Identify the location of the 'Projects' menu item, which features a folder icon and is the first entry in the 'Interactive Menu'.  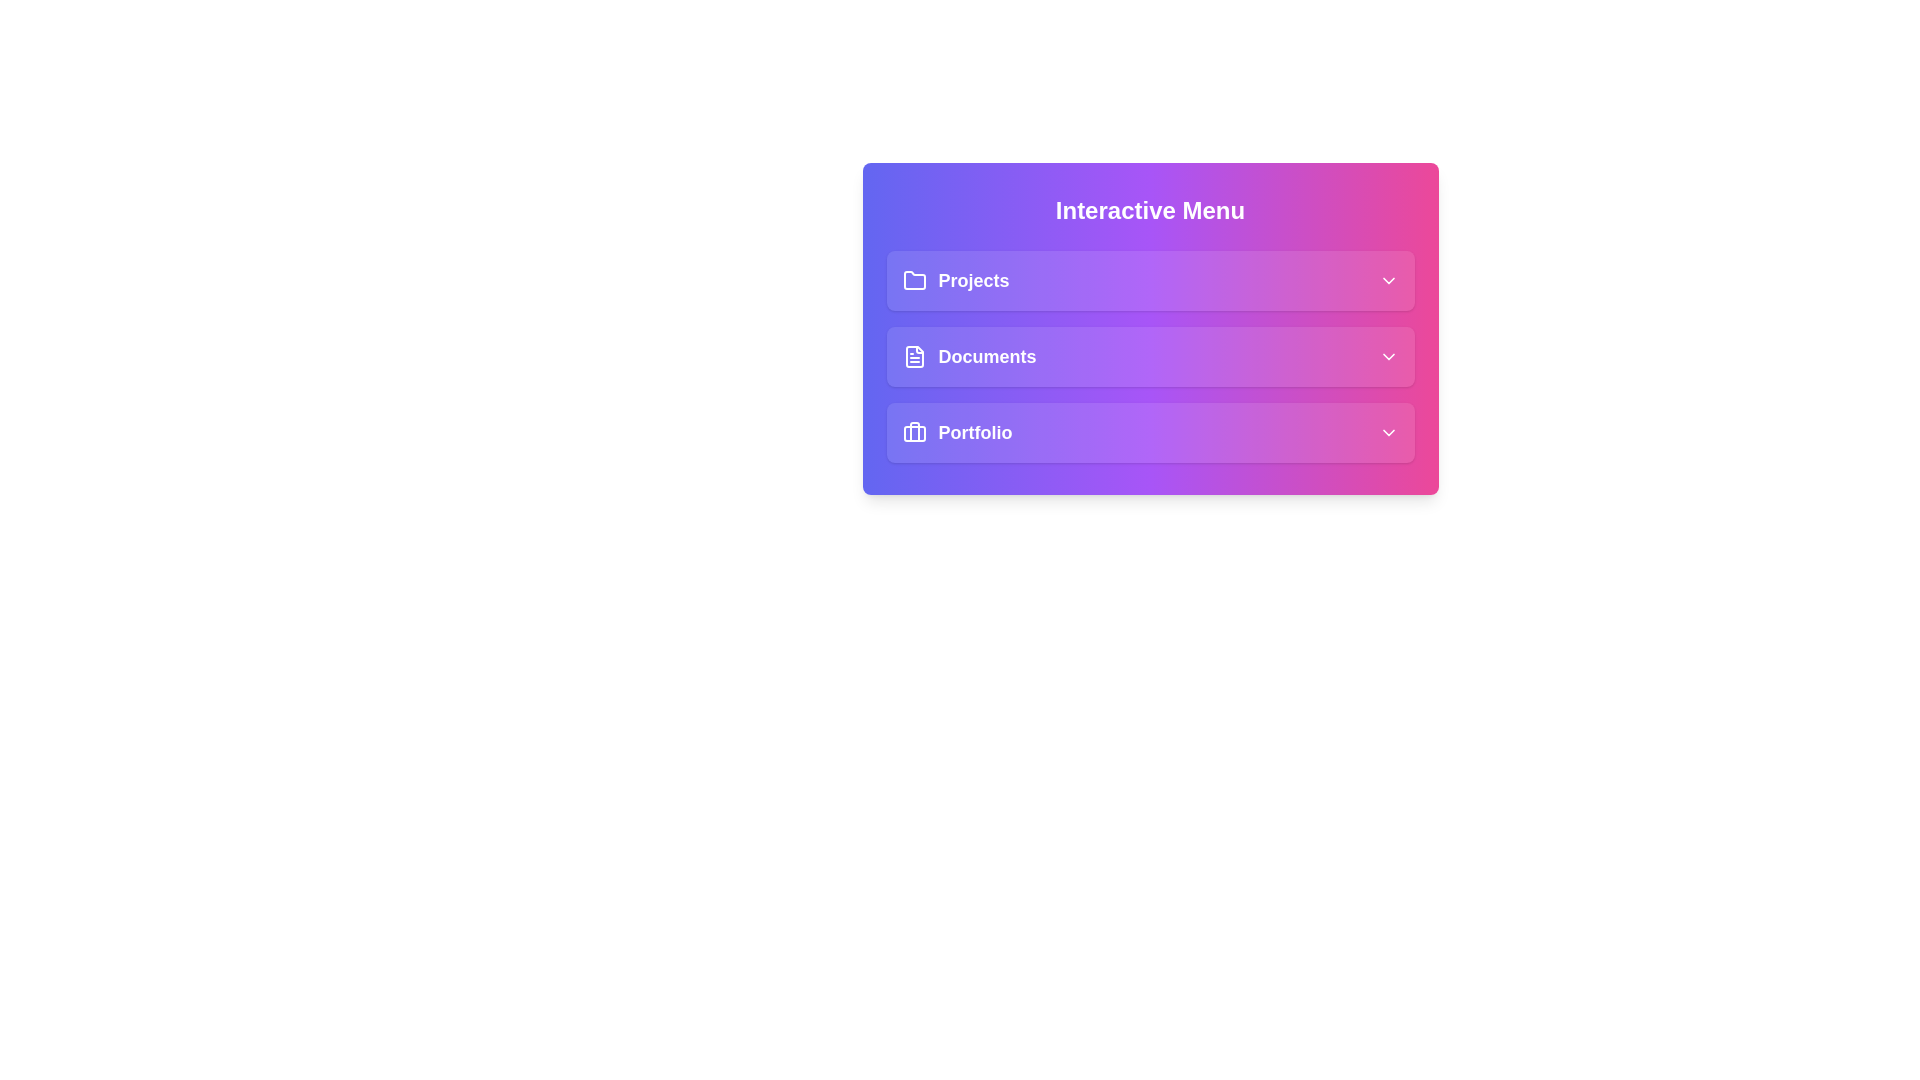
(954, 281).